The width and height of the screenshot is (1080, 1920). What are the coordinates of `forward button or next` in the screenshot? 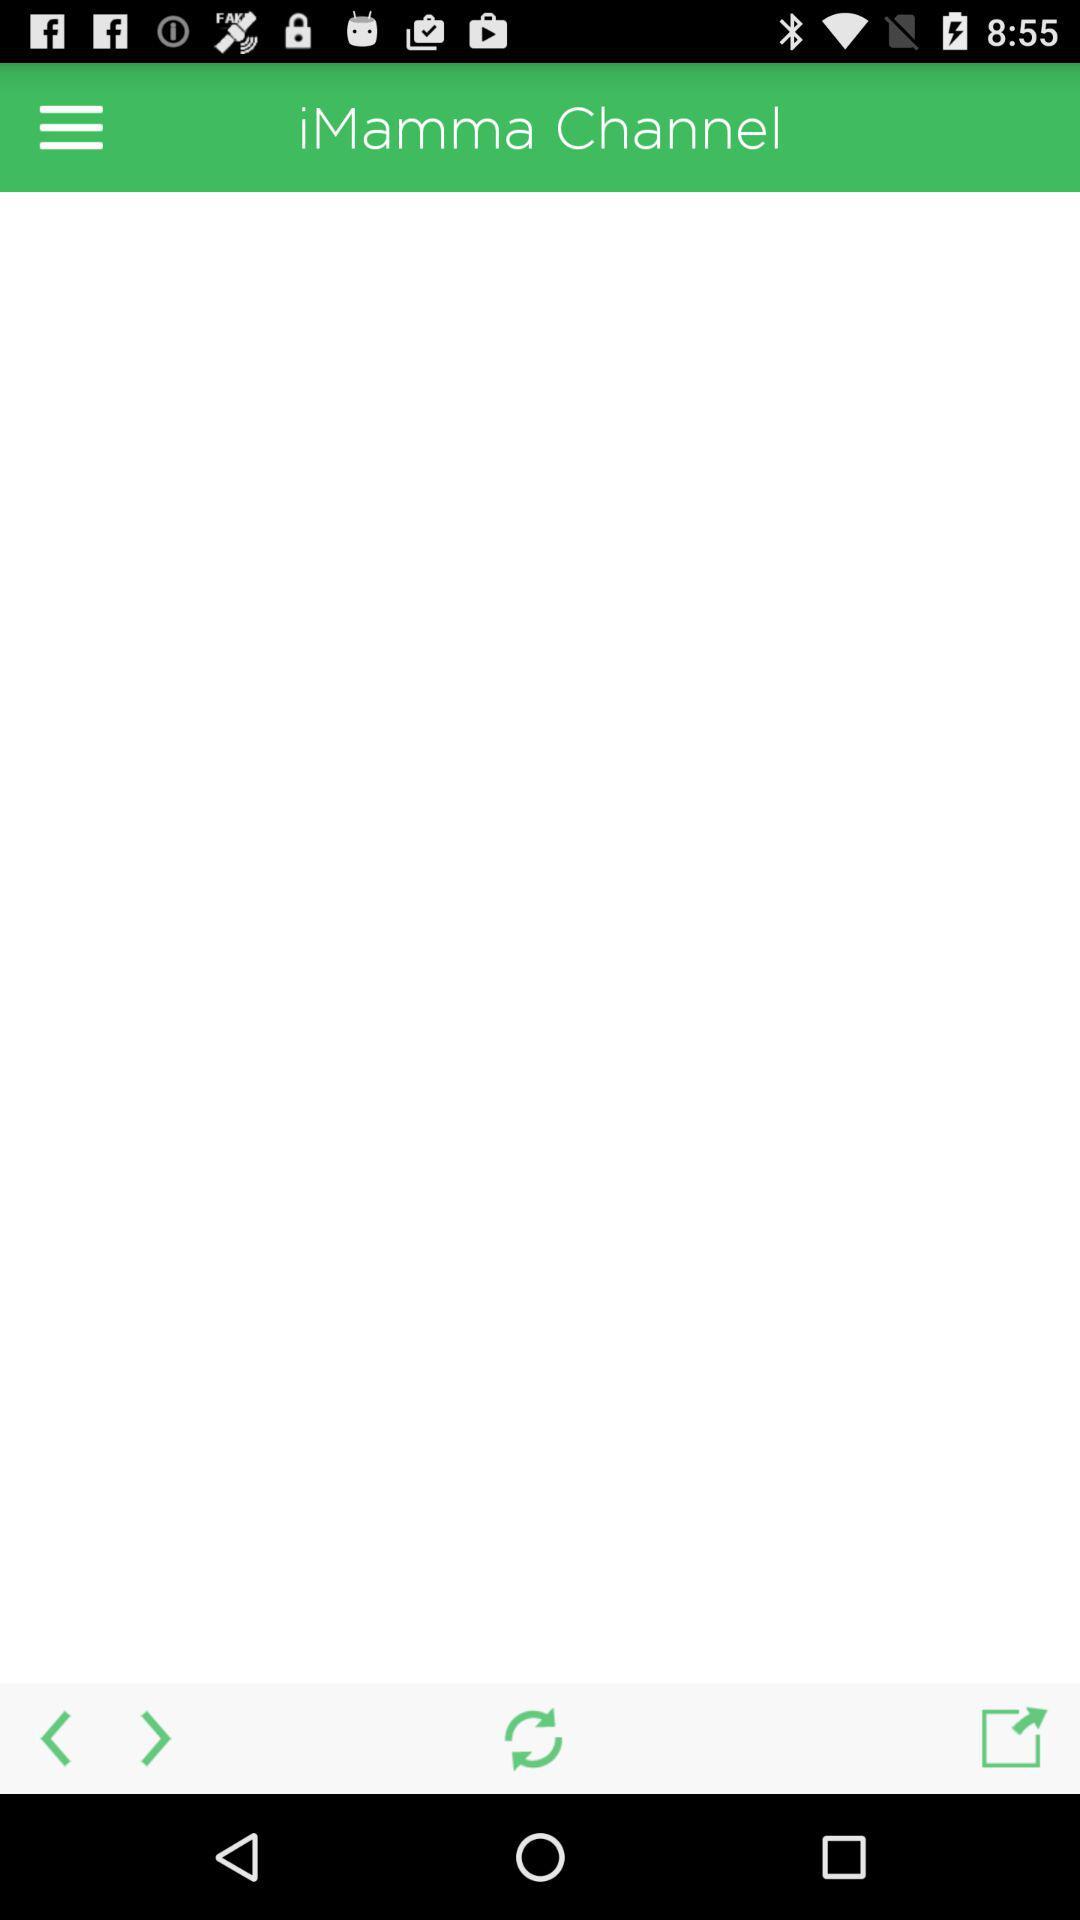 It's located at (157, 1737).